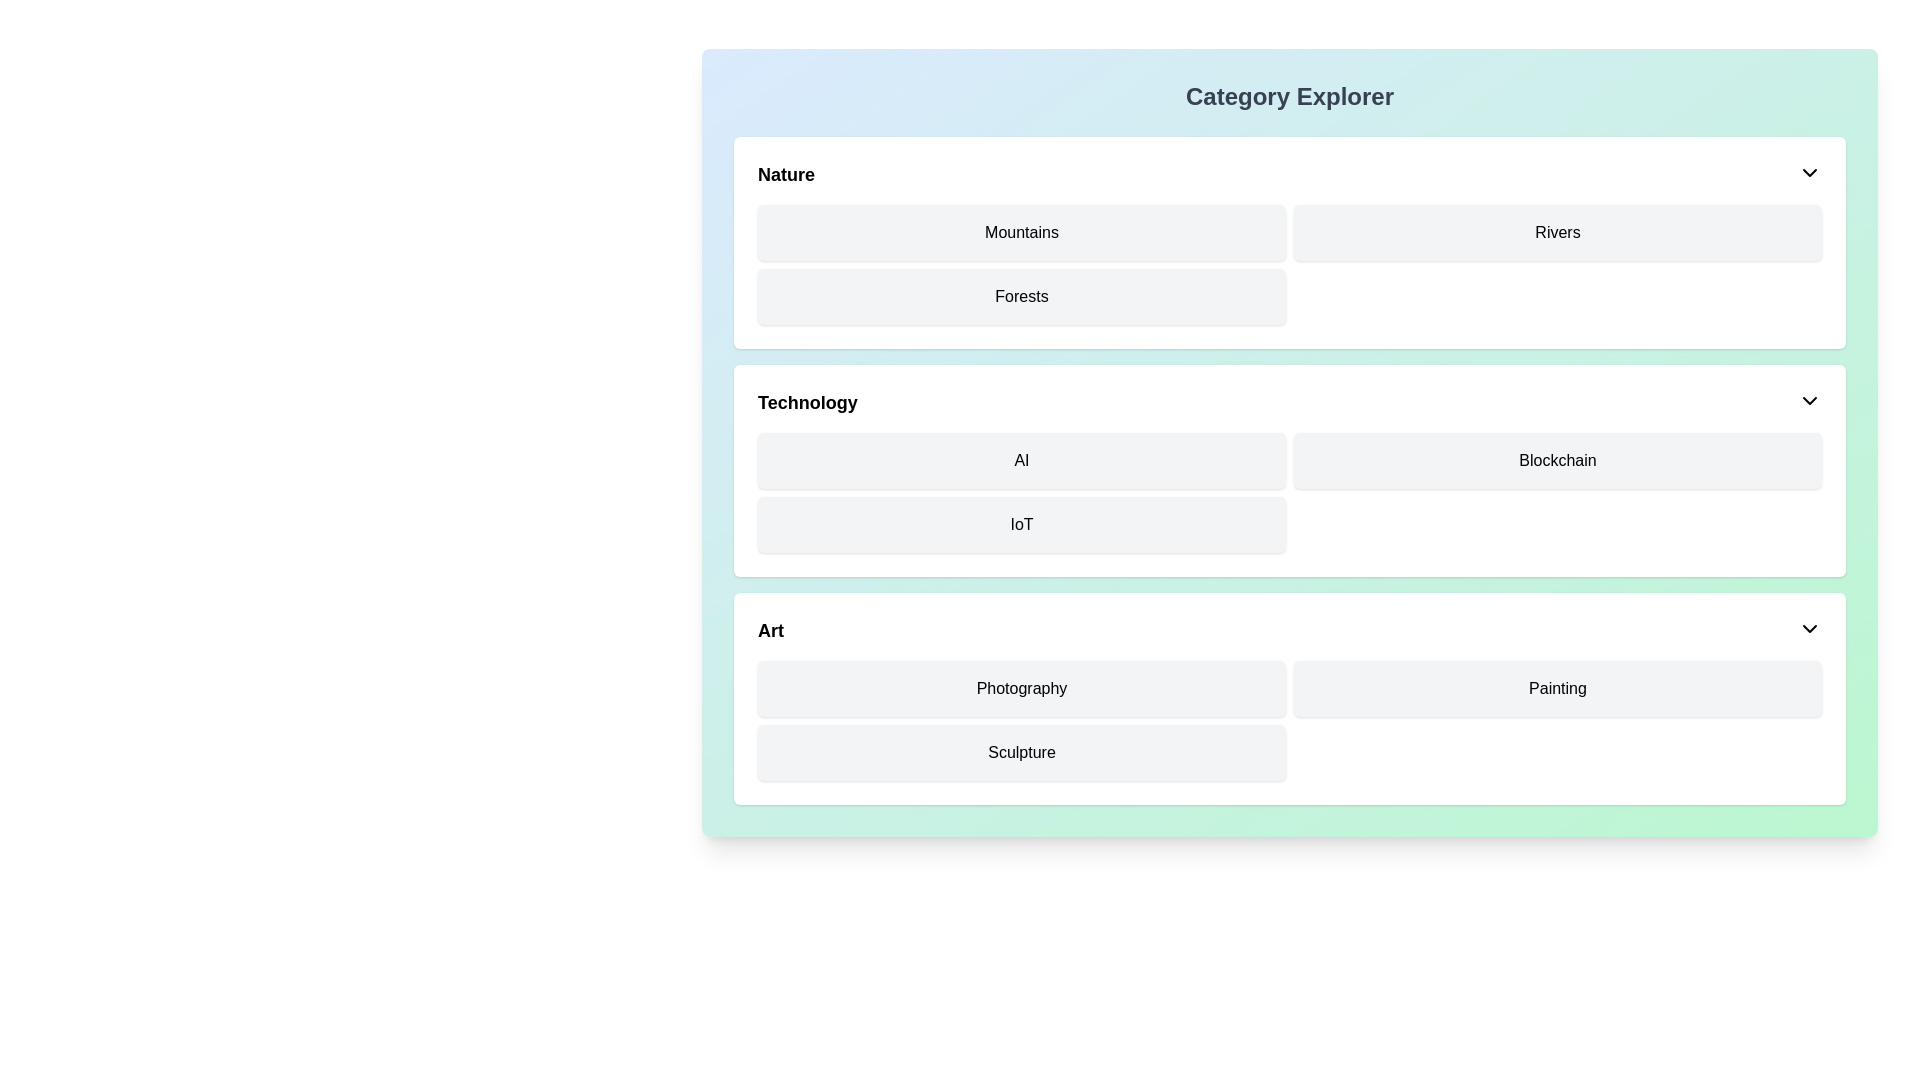 The width and height of the screenshot is (1920, 1080). I want to click on the 'Sculpture' text label in the 'Art' category section, so click(1022, 752).